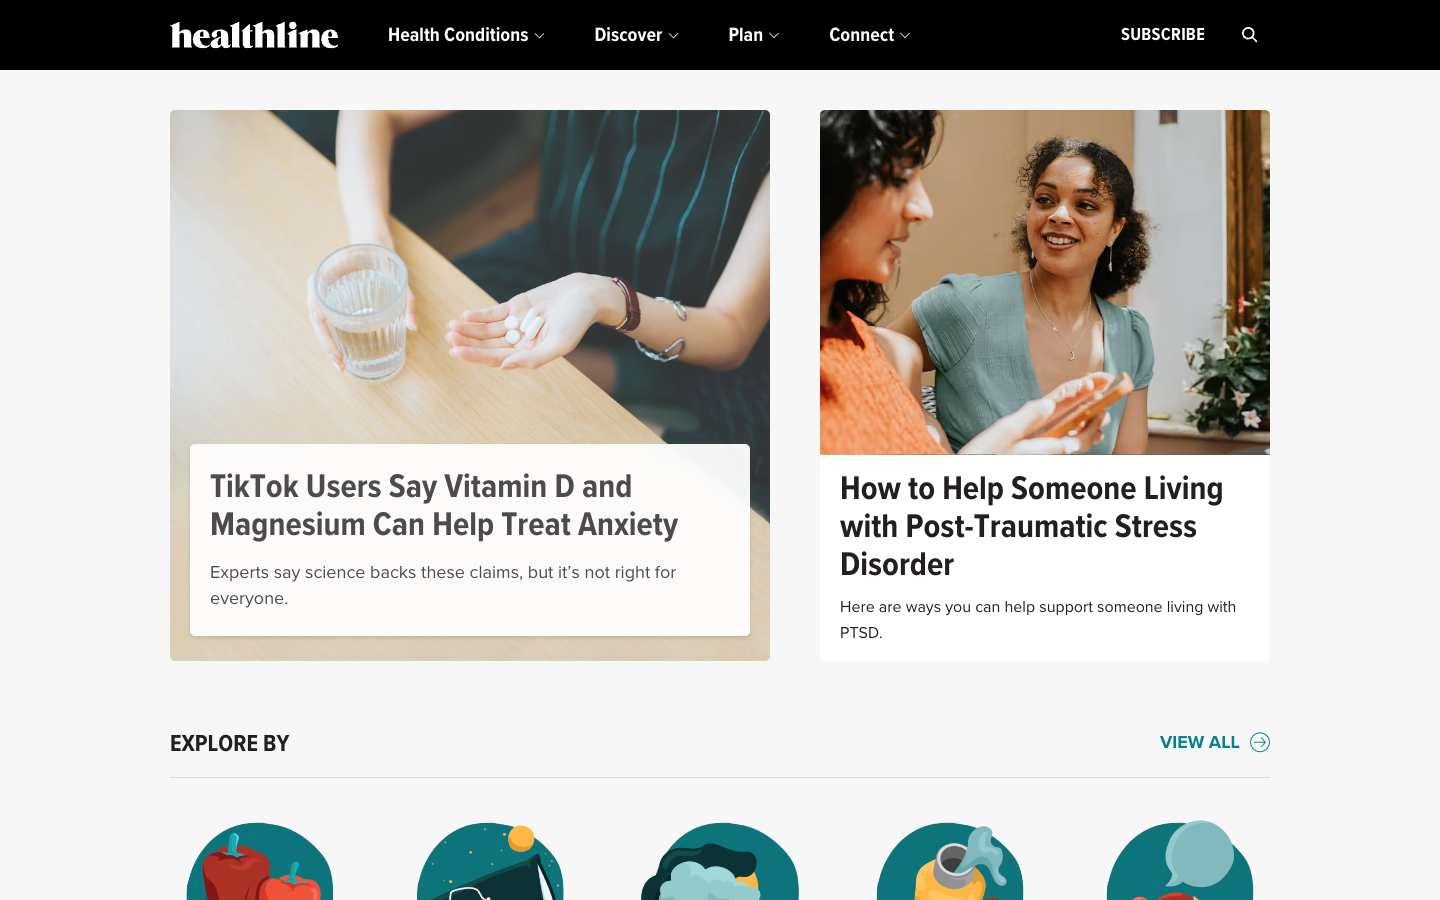 The height and width of the screenshot is (900, 1440). I want to click on View the categories under health conditions section, so click(465, 34).